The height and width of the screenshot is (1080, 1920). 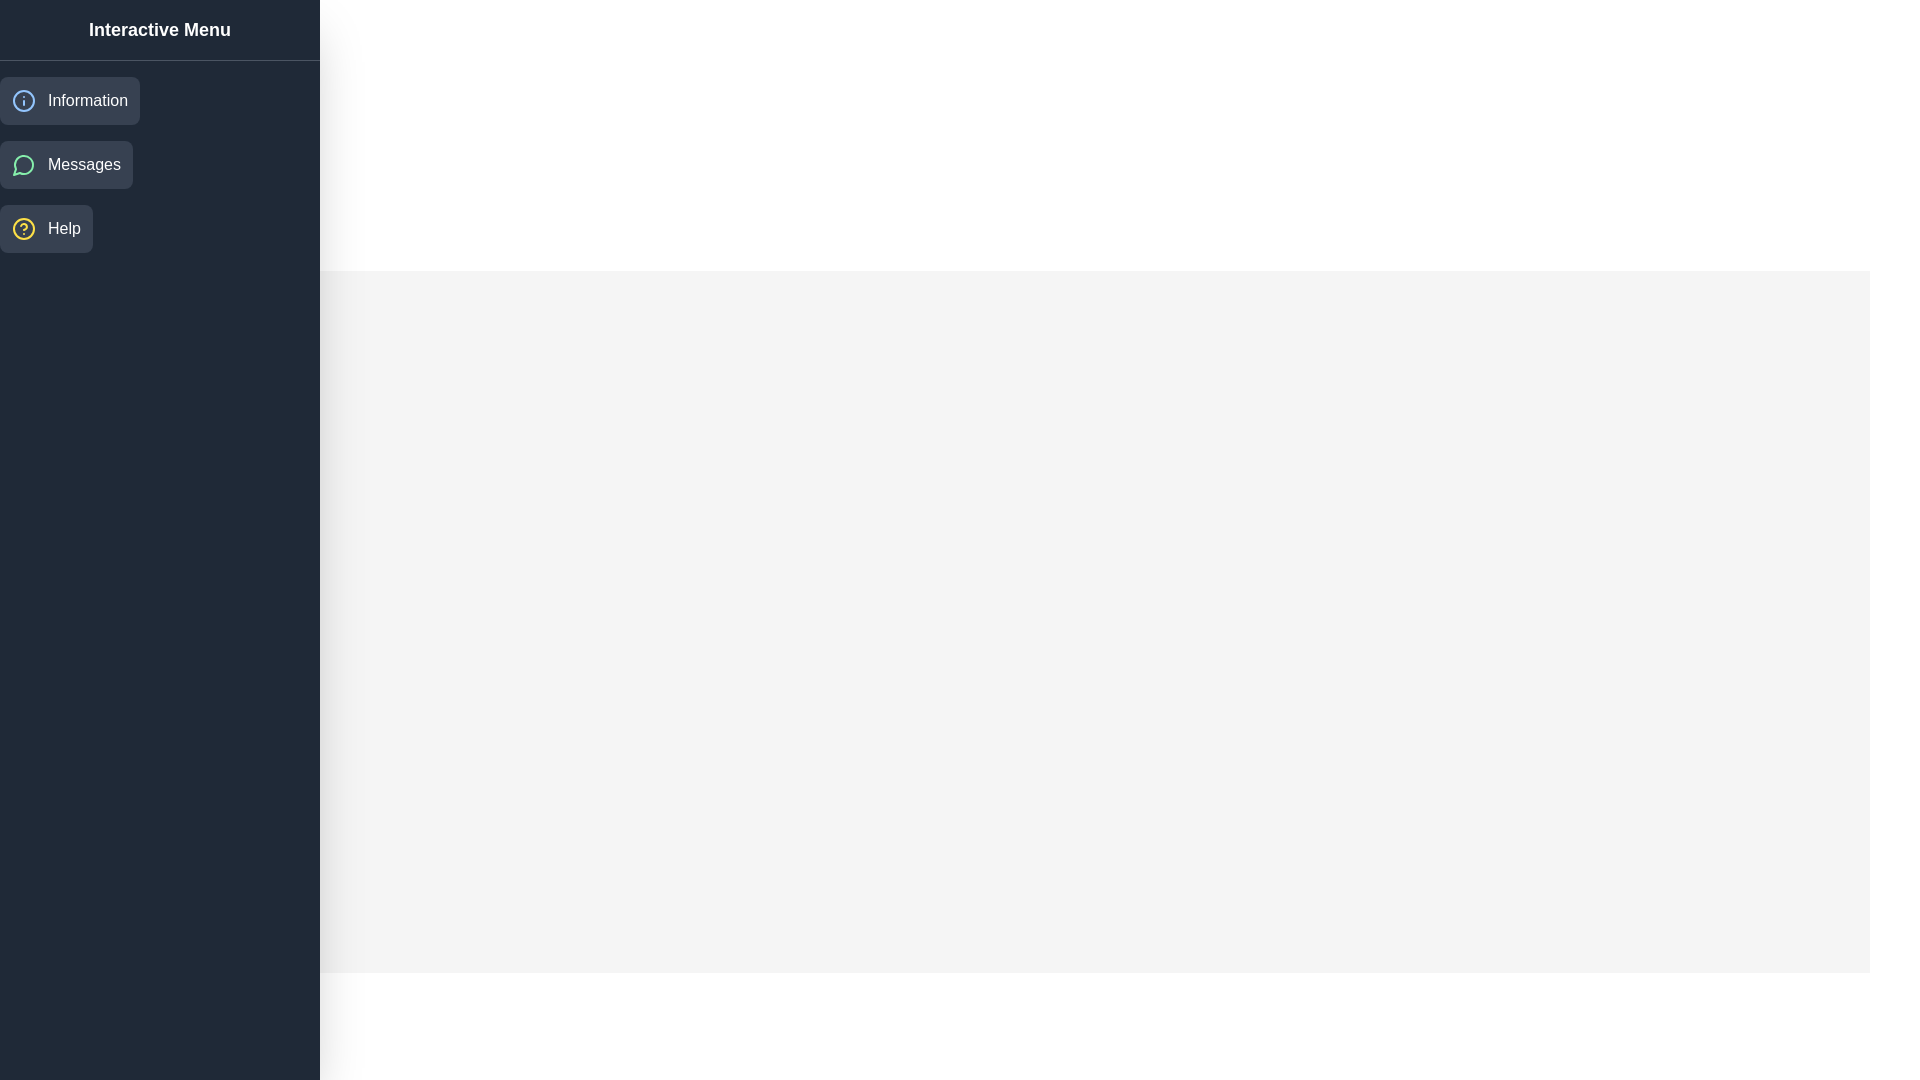 What do you see at coordinates (23, 164) in the screenshot?
I see `the speech bubble icon with a green outline located in the 'Messages' option of the vertical menu` at bounding box center [23, 164].